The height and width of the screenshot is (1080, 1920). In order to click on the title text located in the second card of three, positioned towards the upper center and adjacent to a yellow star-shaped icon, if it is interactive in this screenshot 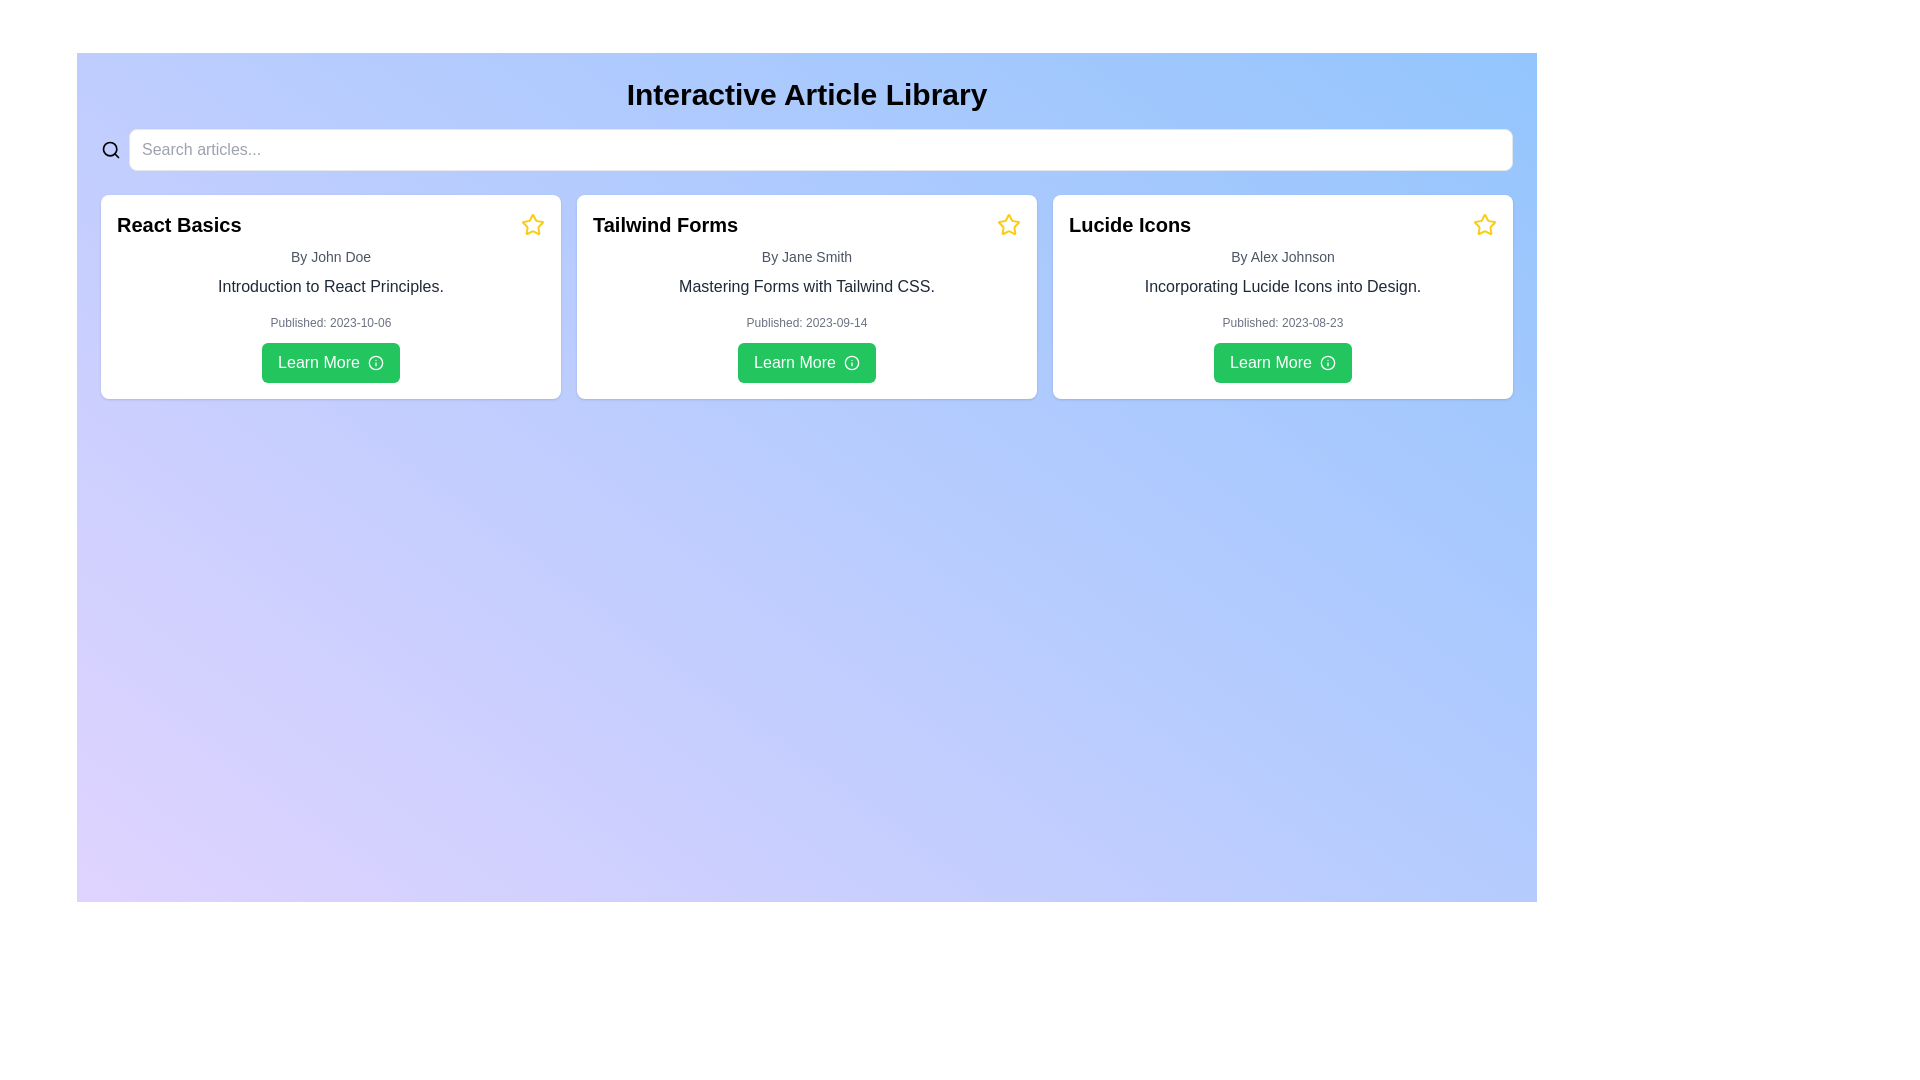, I will do `click(665, 224)`.